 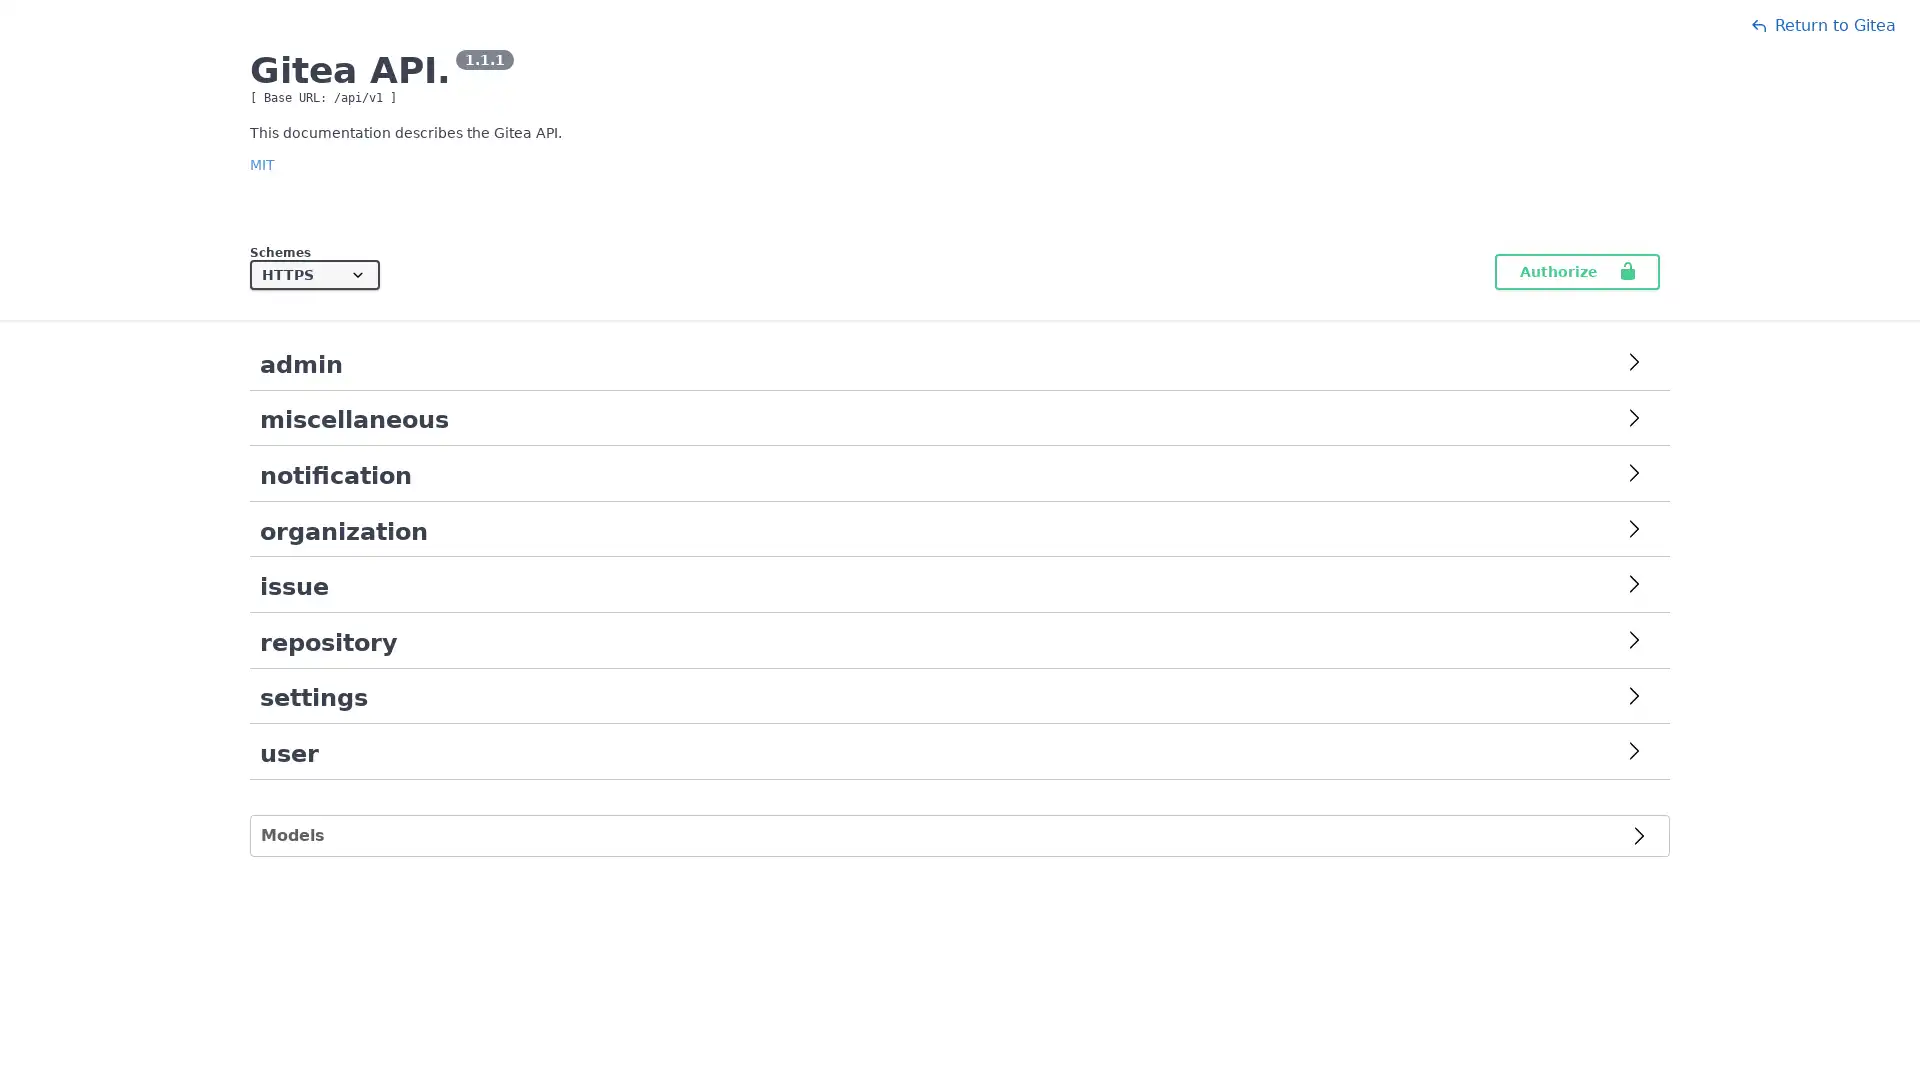 What do you see at coordinates (1633, 475) in the screenshot?
I see `Expand operation` at bounding box center [1633, 475].